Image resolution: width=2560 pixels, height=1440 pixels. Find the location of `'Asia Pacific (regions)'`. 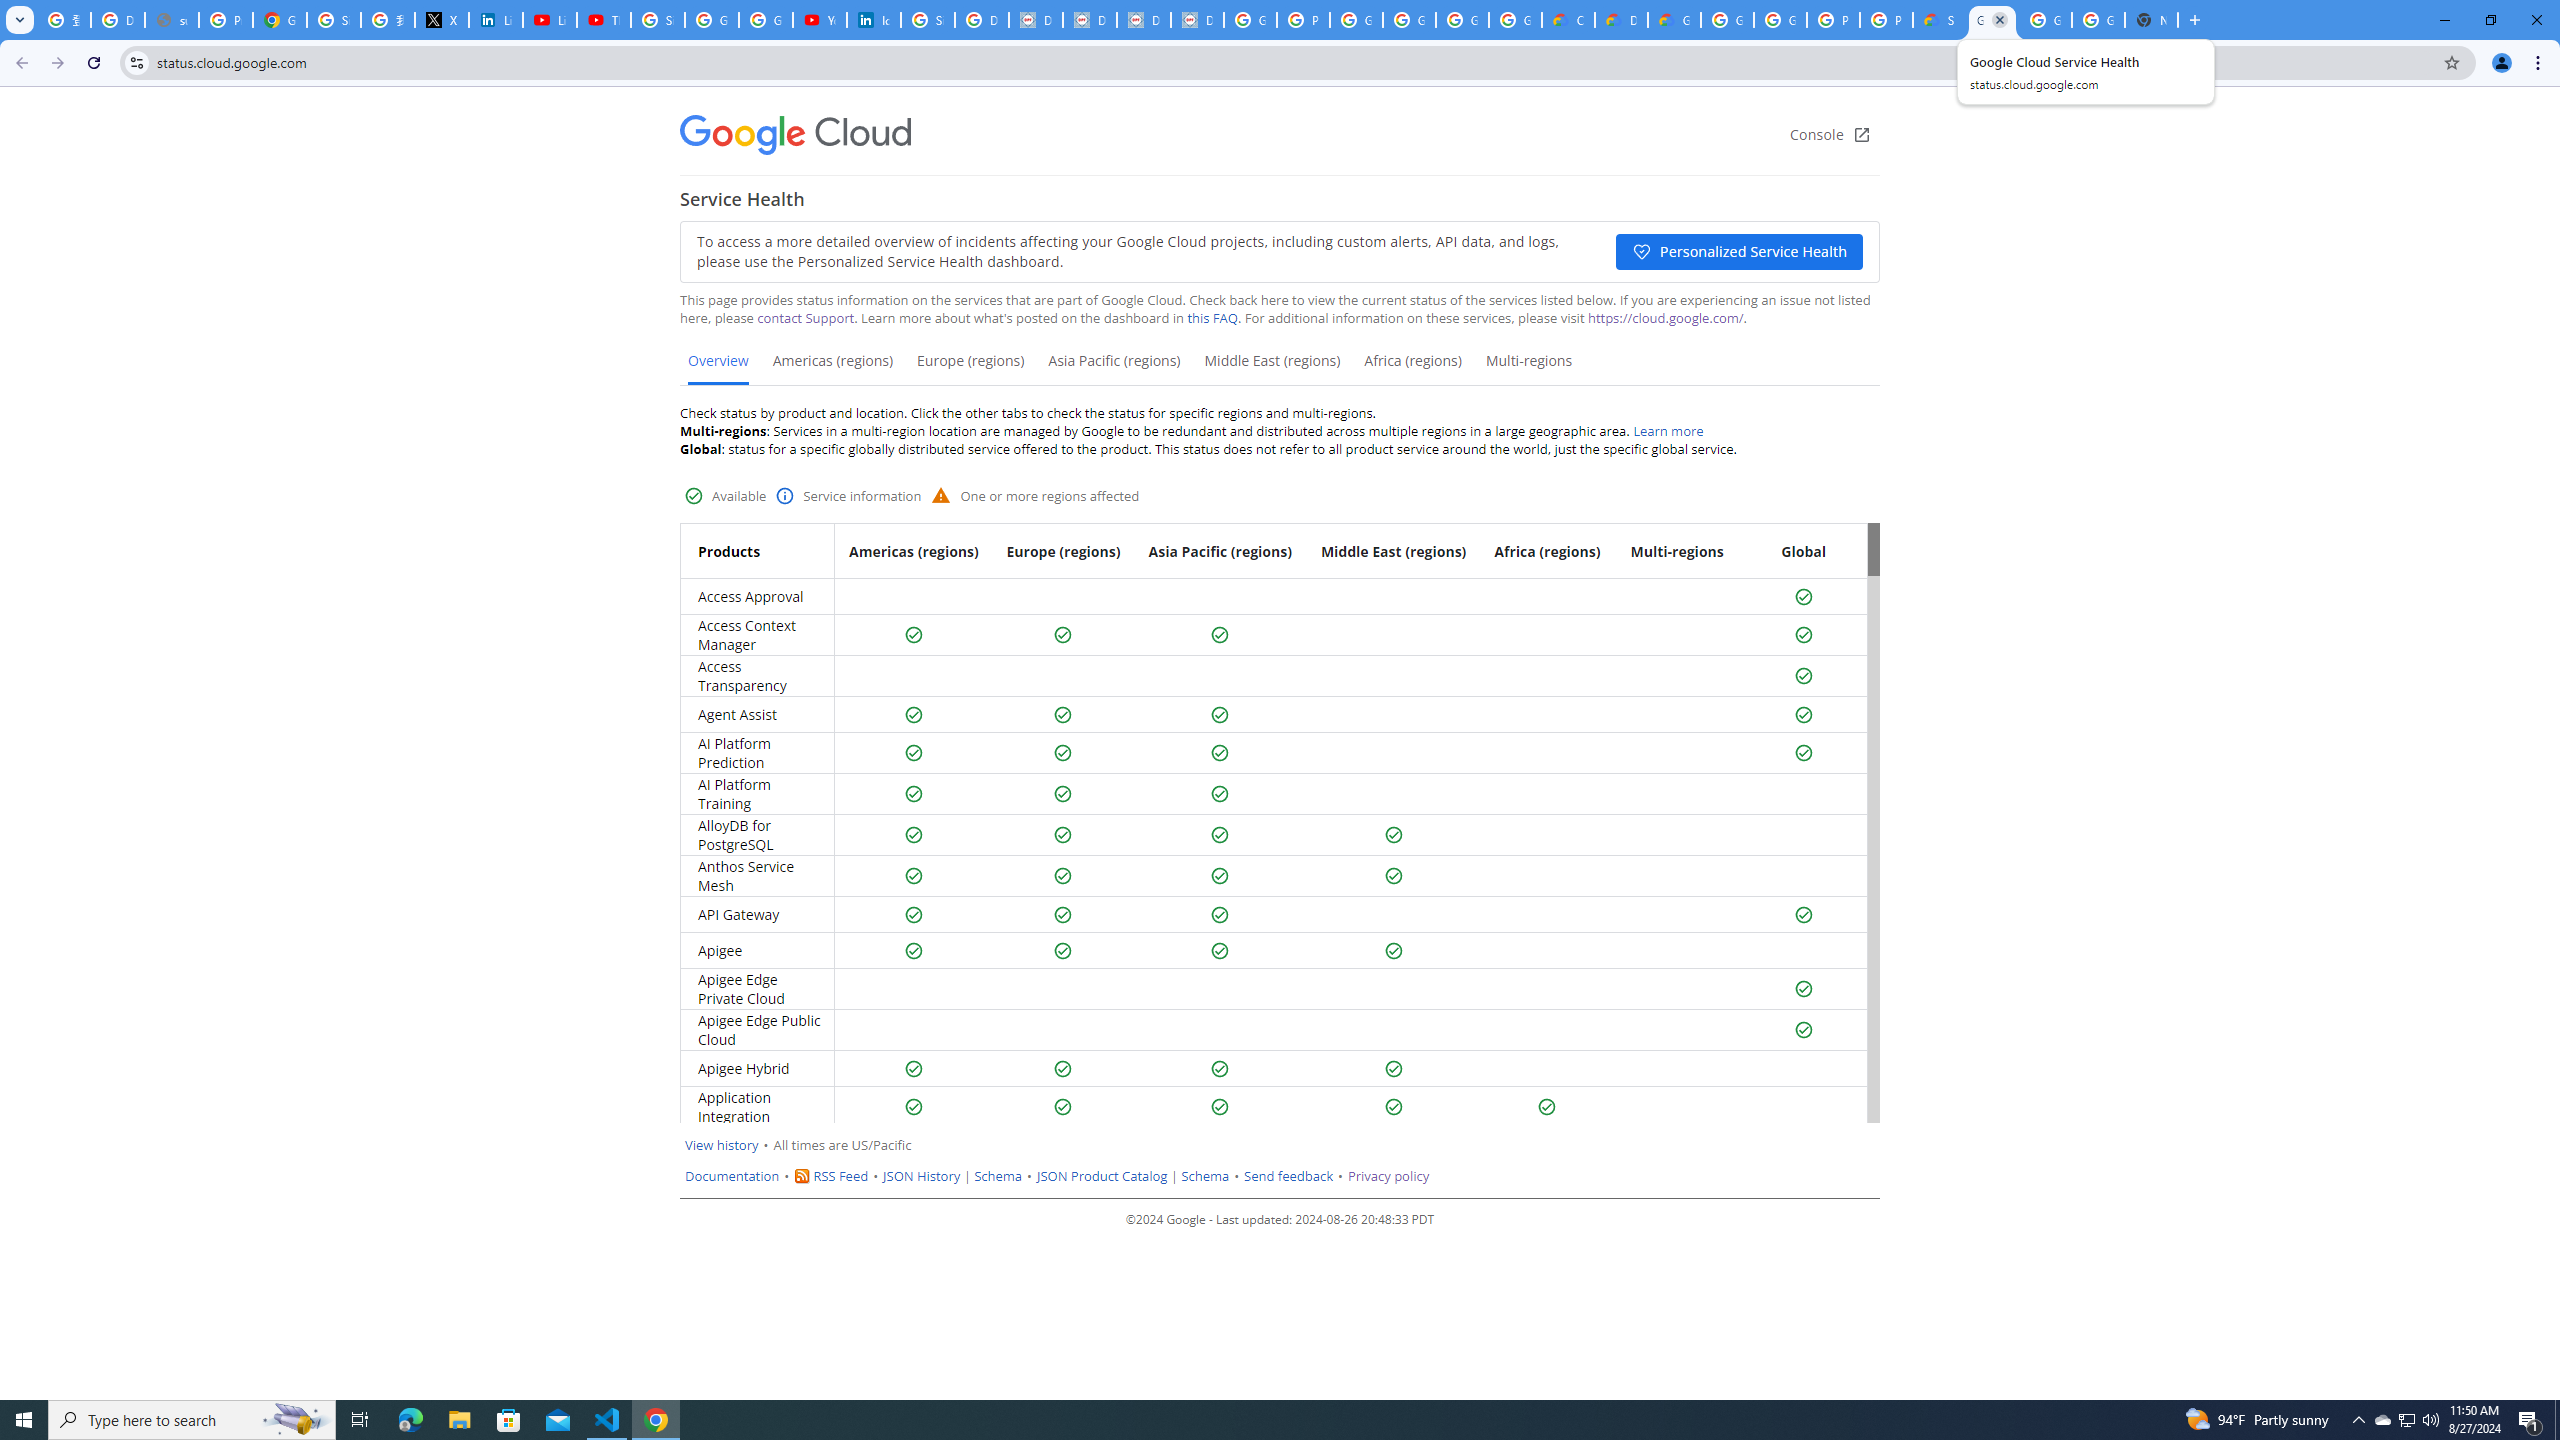

'Asia Pacific (regions)' is located at coordinates (1112, 367).